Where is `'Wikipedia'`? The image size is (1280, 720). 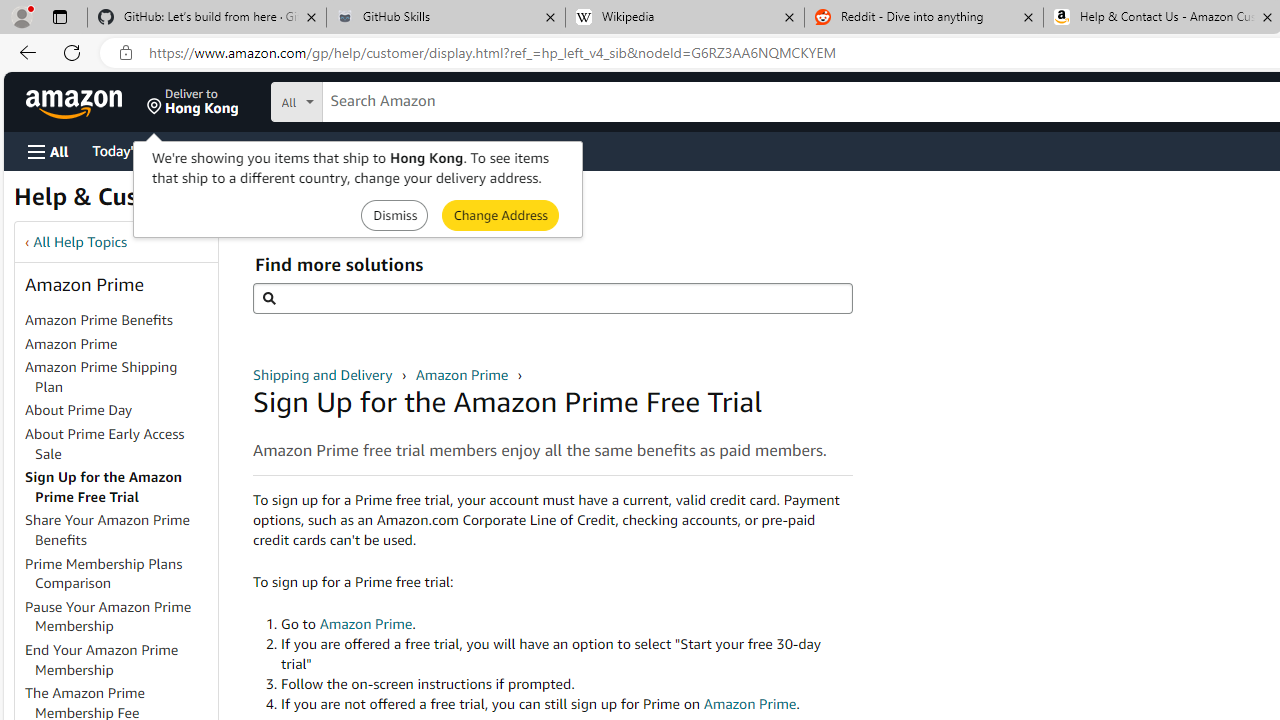 'Wikipedia' is located at coordinates (684, 17).